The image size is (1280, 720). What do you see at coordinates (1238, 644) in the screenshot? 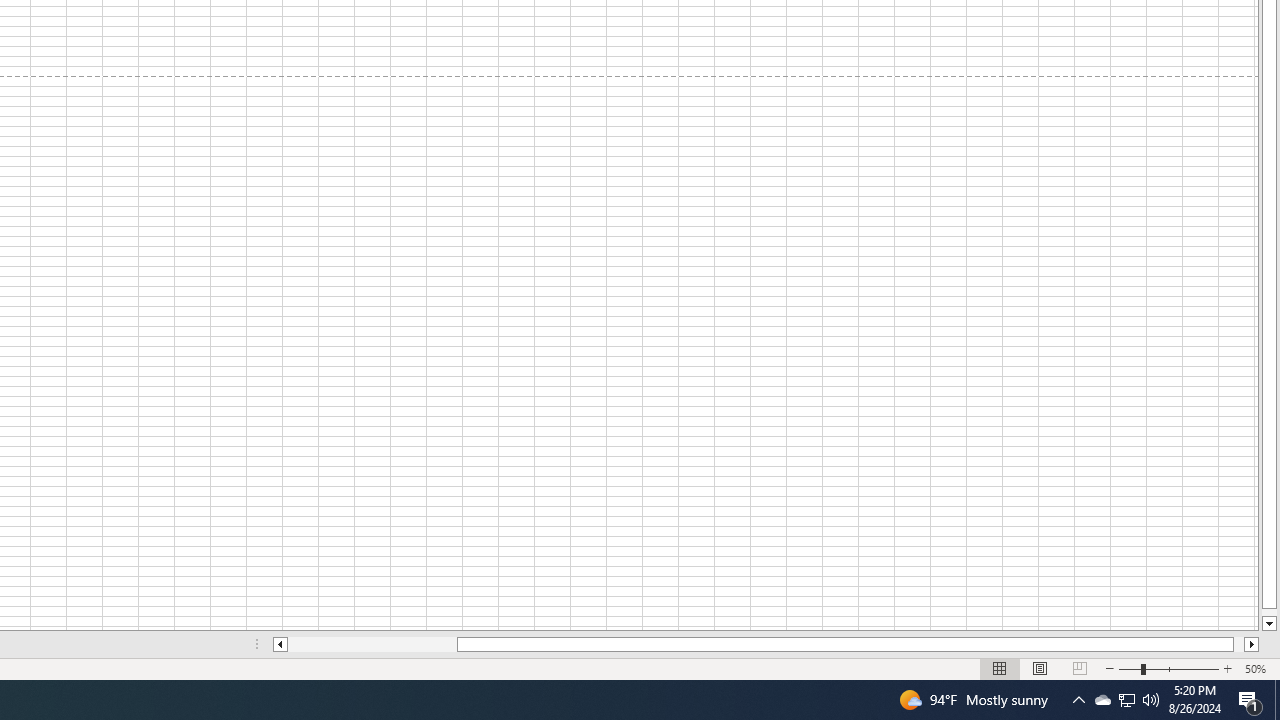
I see `'Page right'` at bounding box center [1238, 644].